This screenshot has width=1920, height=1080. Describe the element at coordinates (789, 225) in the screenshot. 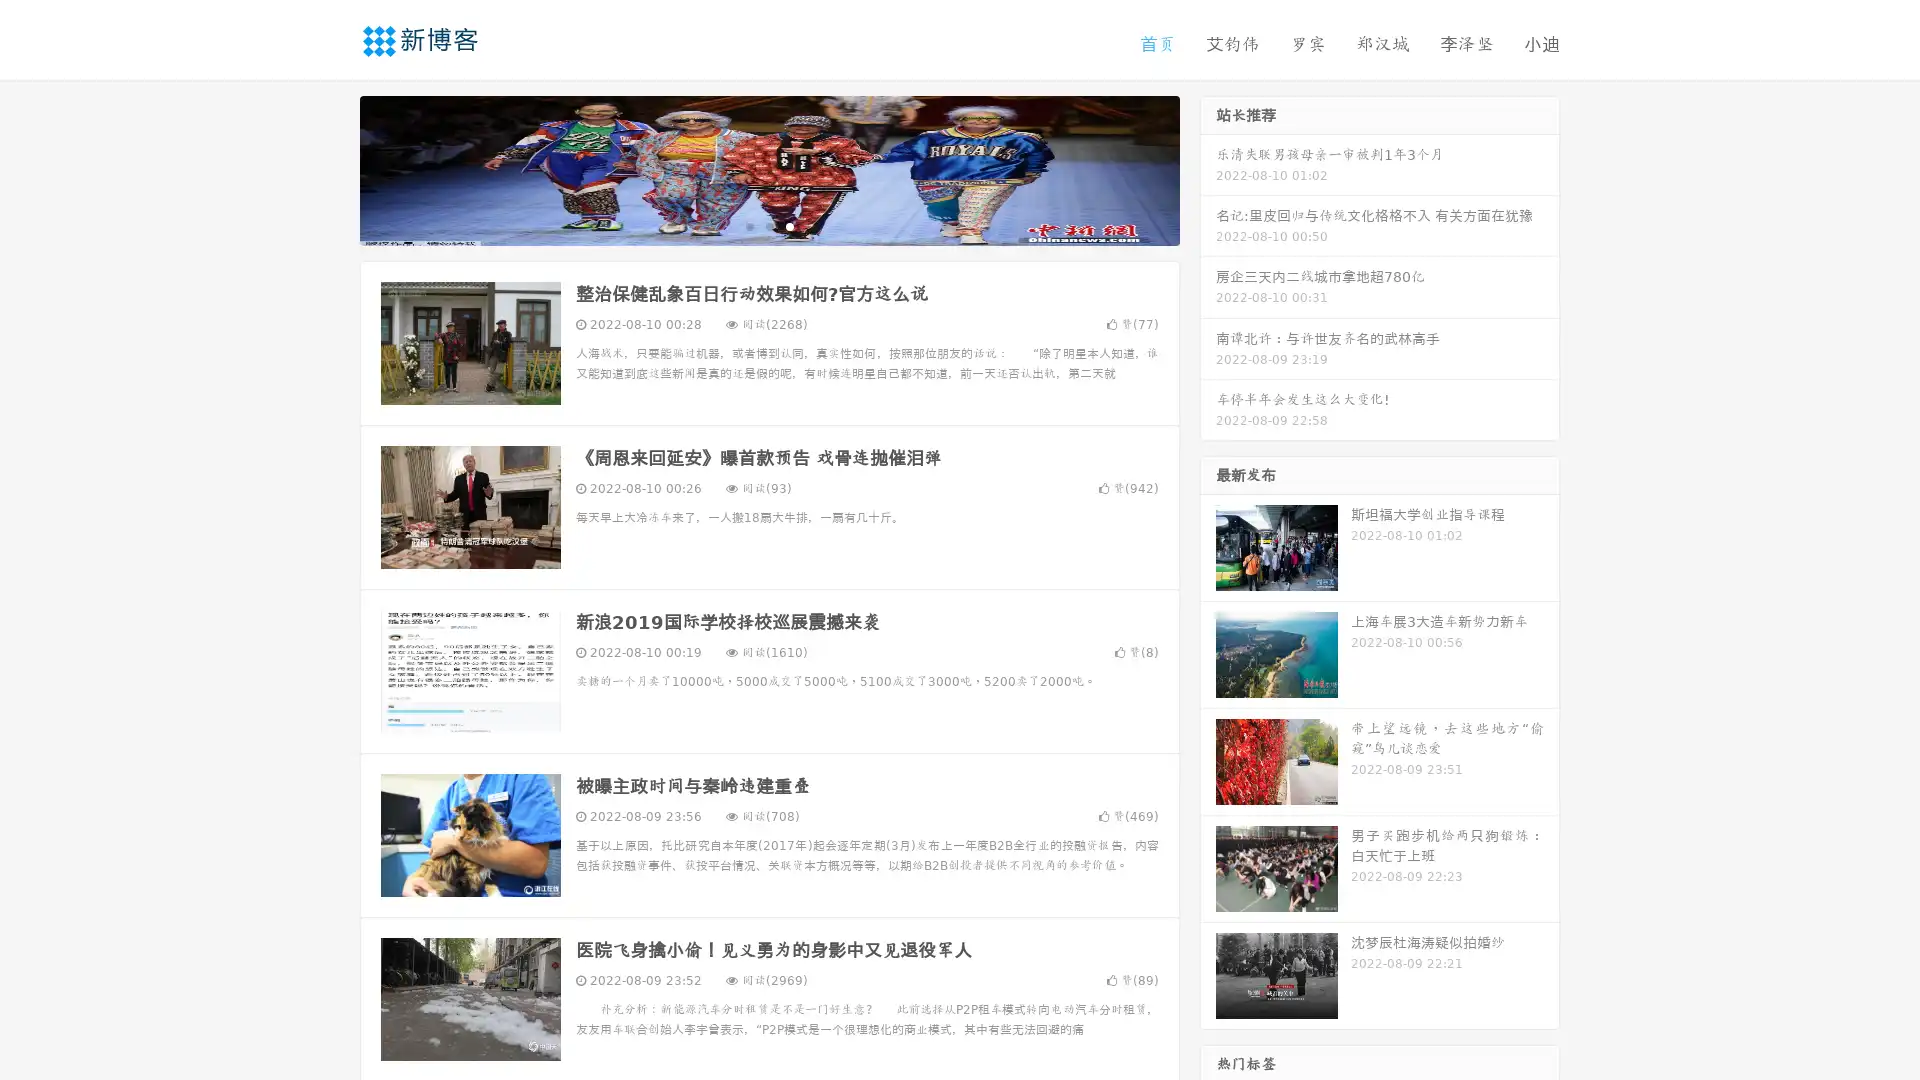

I see `Go to slide 3` at that location.